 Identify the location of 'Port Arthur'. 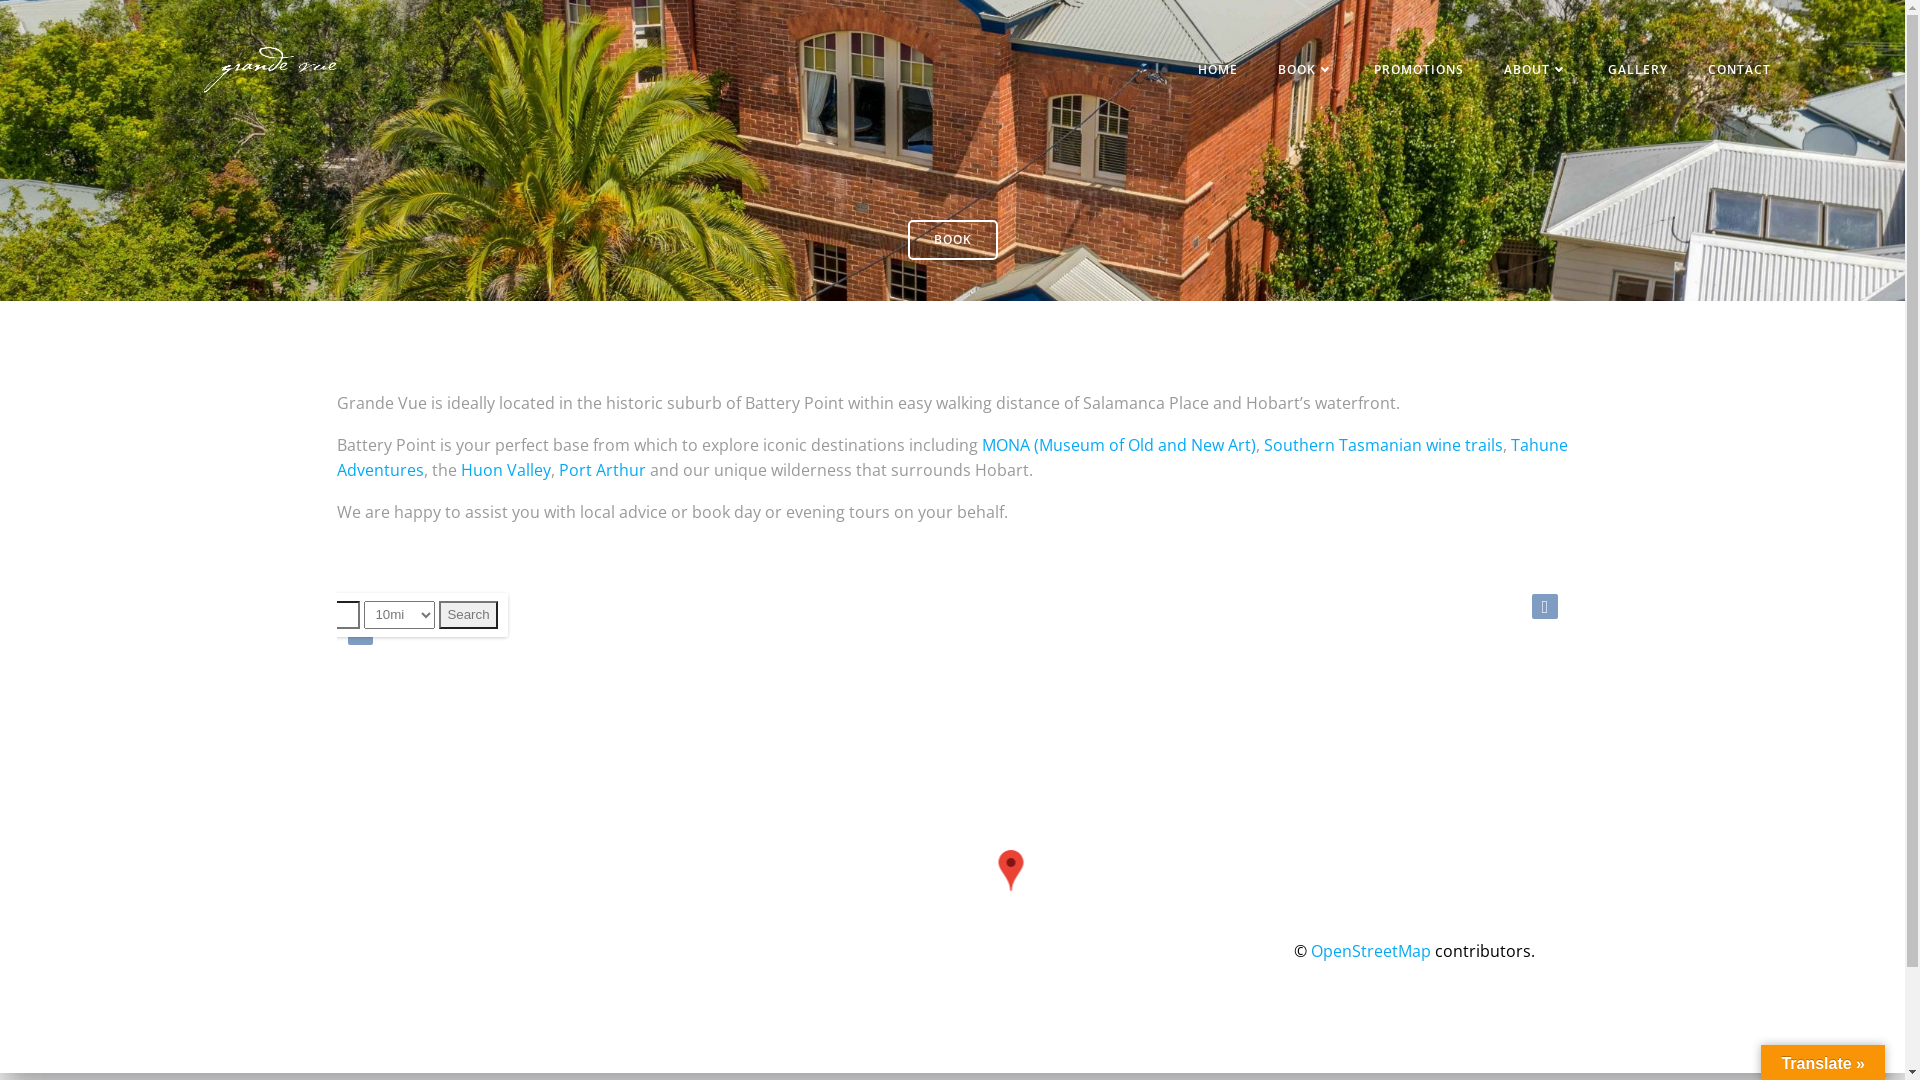
(600, 470).